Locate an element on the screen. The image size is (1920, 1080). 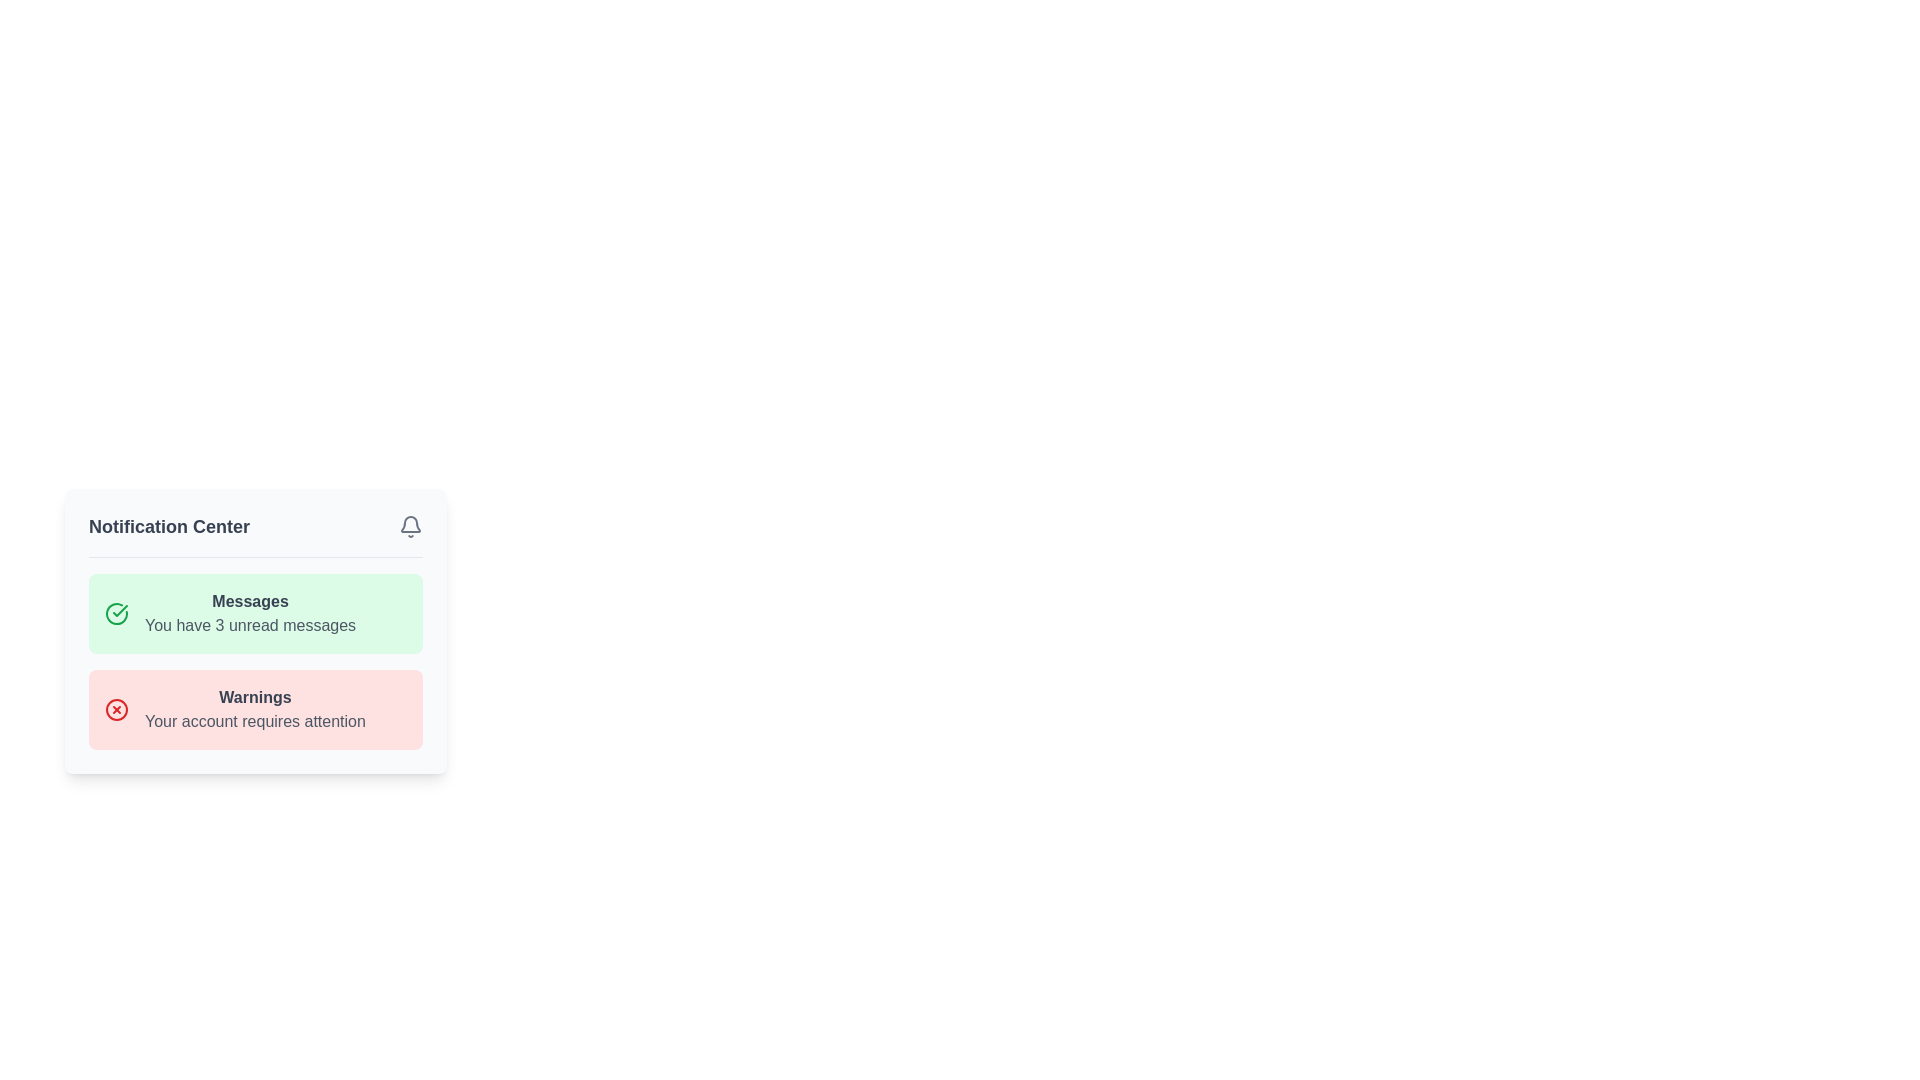
the first Notification Card in the Notification Center, which summarizes unread messages and is highlighted with a green color scheme is located at coordinates (254, 631).